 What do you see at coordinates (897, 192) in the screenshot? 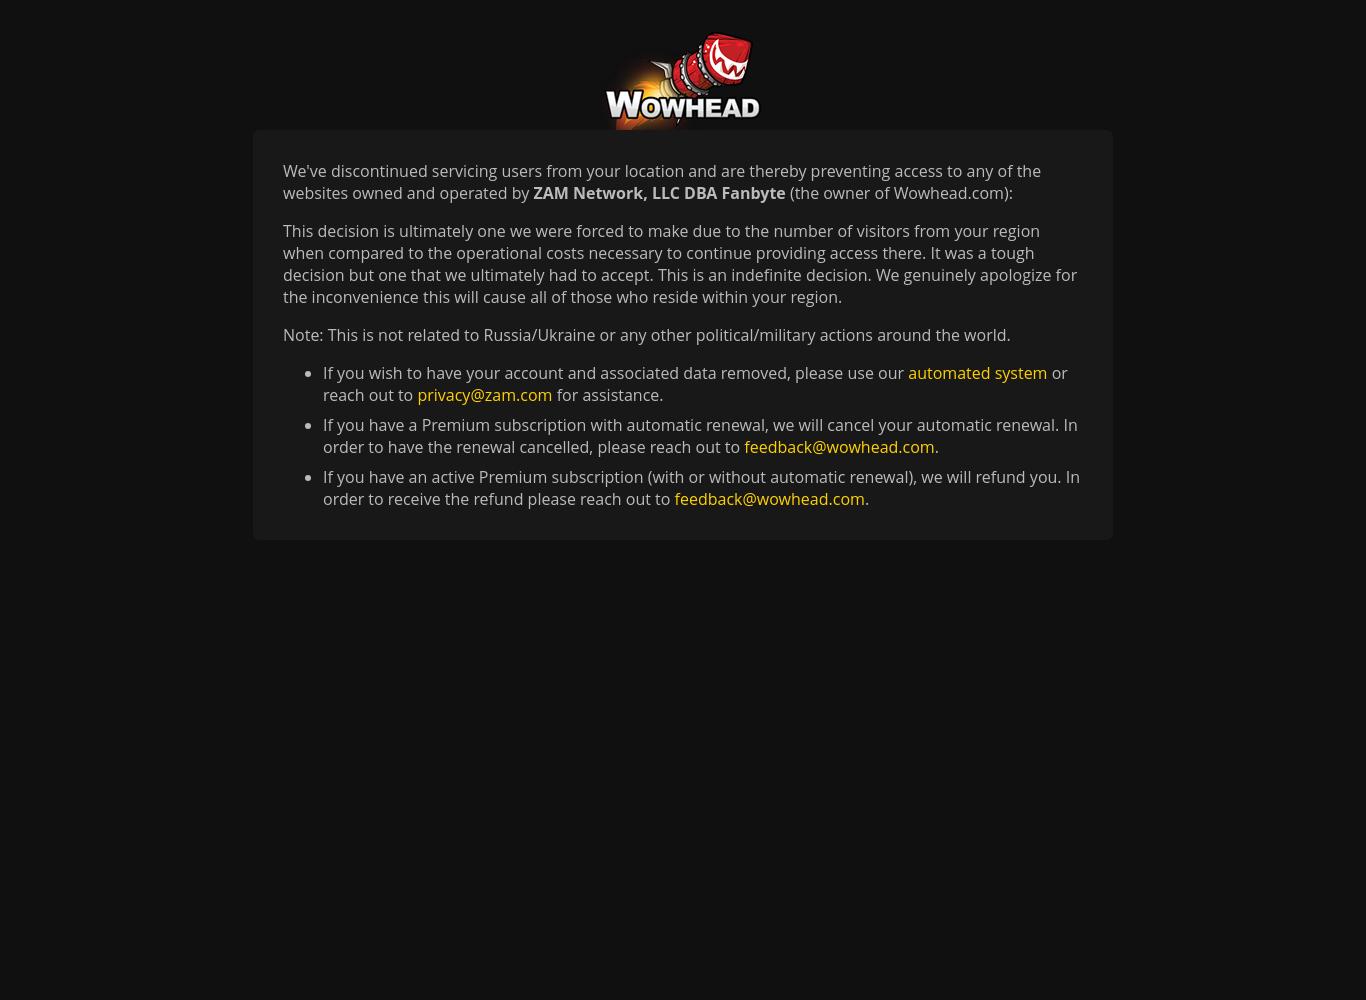
I see `'(the owner of Wowhead.com):'` at bounding box center [897, 192].